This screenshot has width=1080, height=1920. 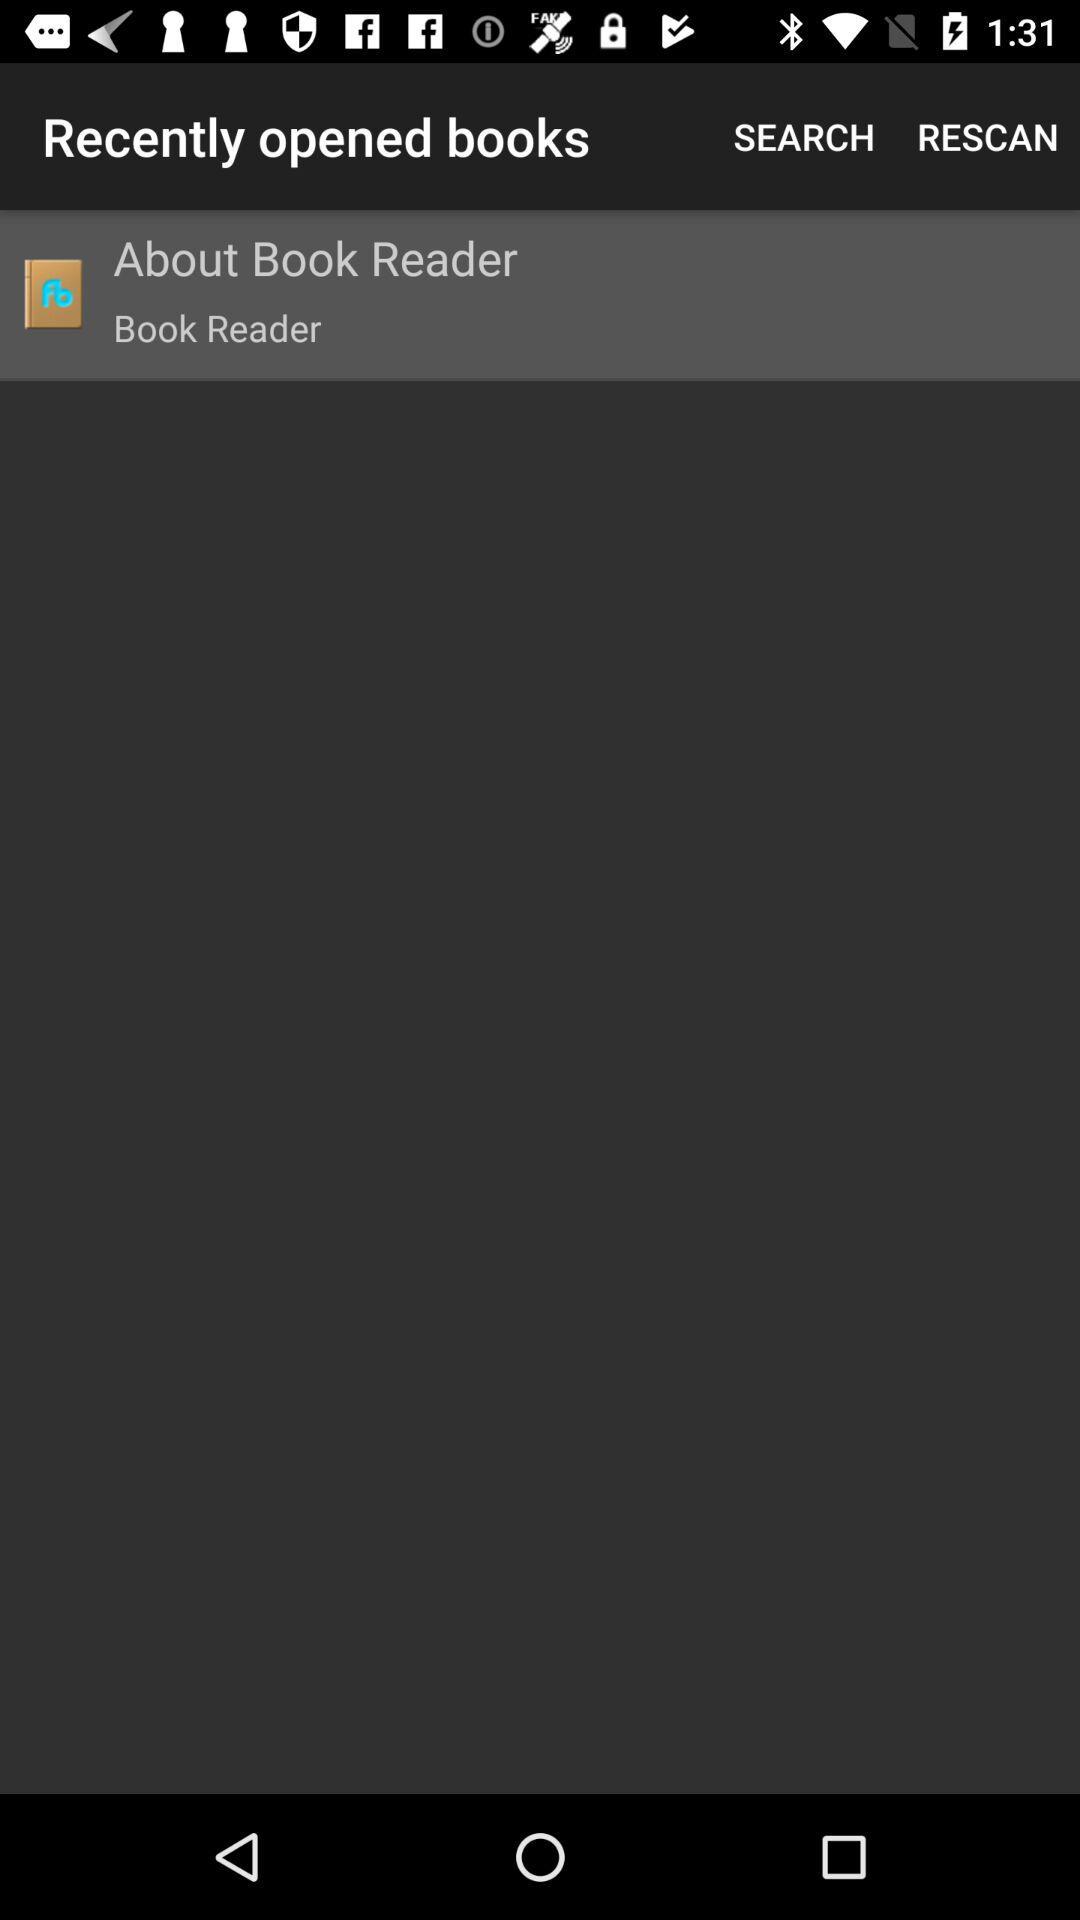 I want to click on the icon to the right of recently opened books item, so click(x=803, y=135).